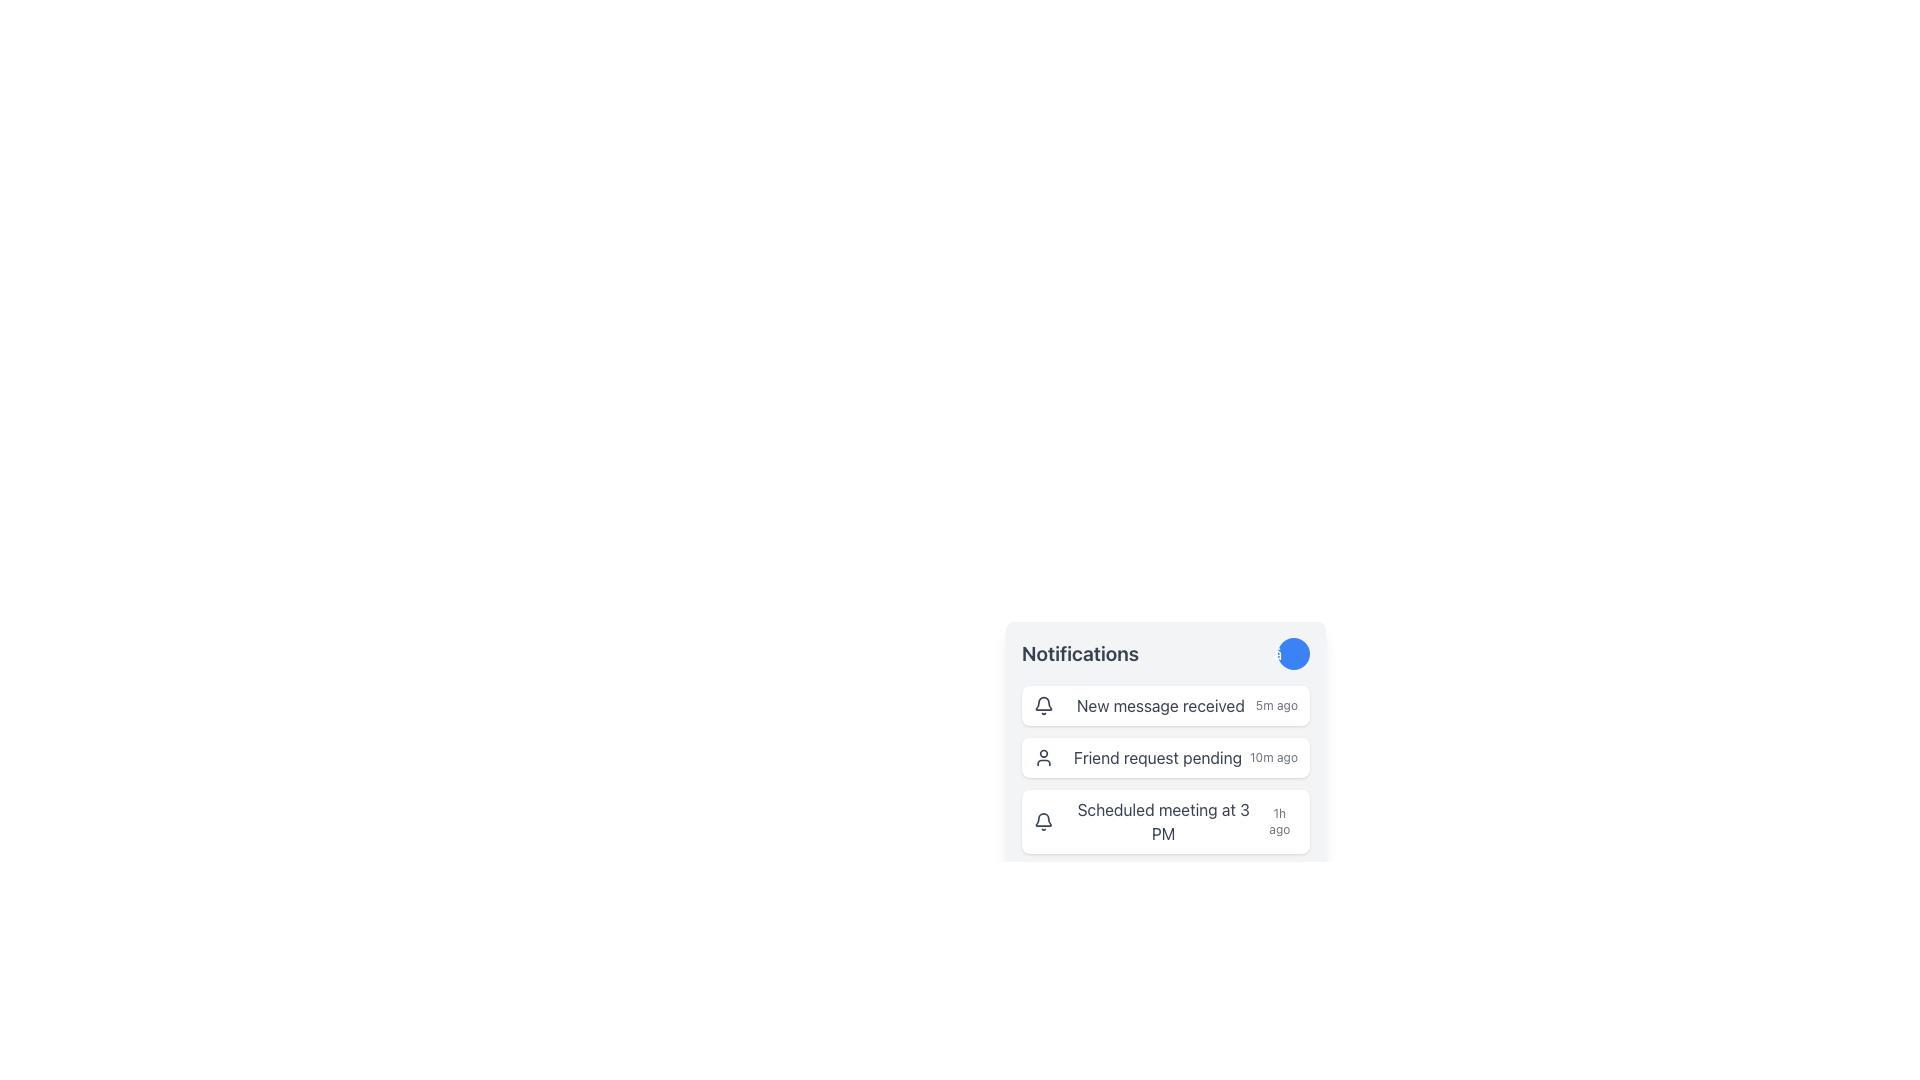 Image resolution: width=1920 pixels, height=1080 pixels. Describe the element at coordinates (1042, 758) in the screenshot. I see `the user account icon indicating a friend request notification, located just to the left of the notification text 'Friend request pending' and '10m ago'` at that location.